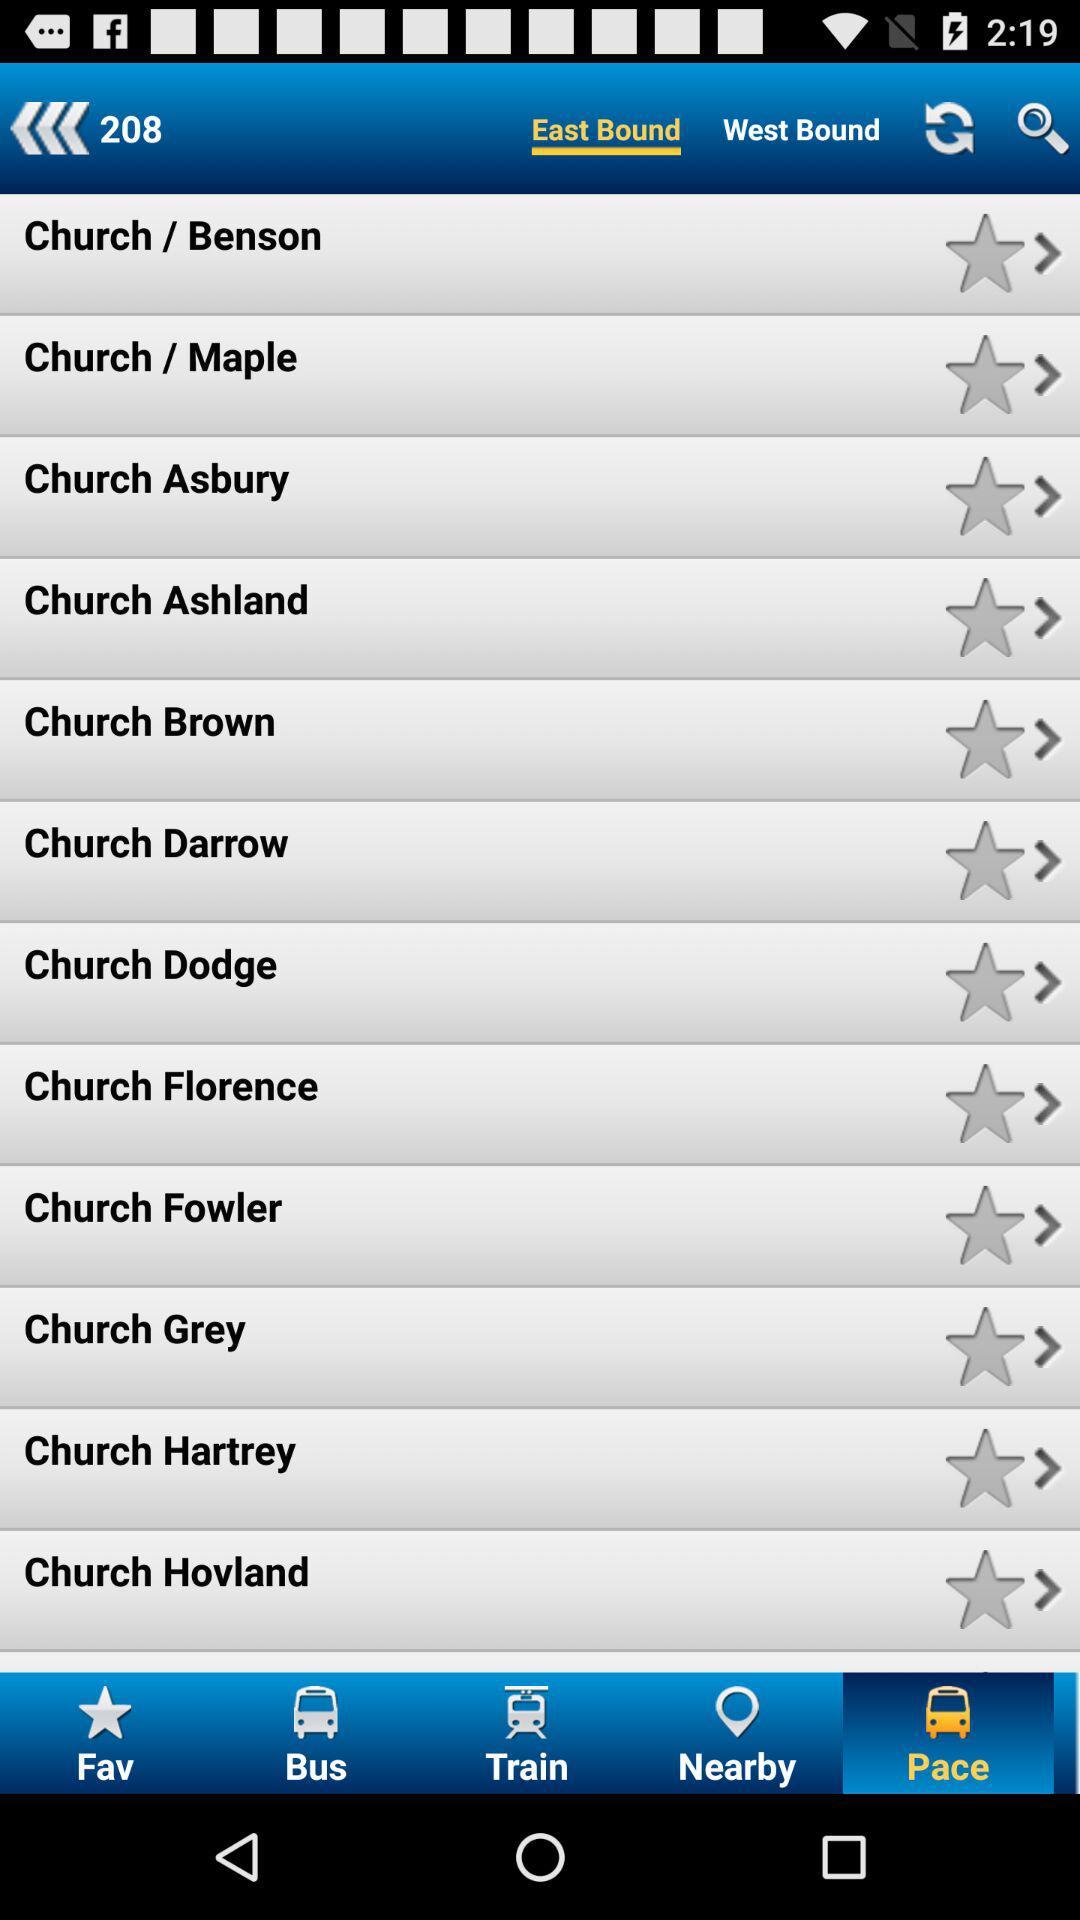 The image size is (1080, 1920). What do you see at coordinates (48, 136) in the screenshot?
I see `the av_rewind icon` at bounding box center [48, 136].